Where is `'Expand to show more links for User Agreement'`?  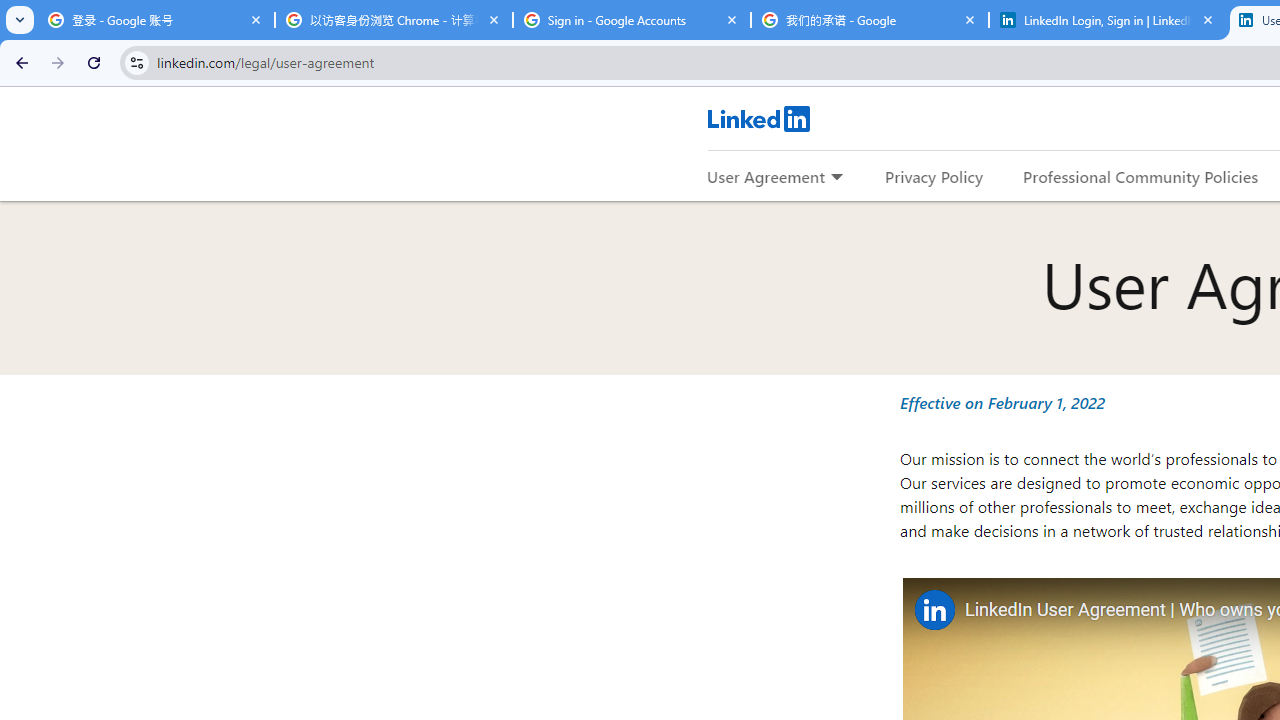 'Expand to show more links for User Agreement' is located at coordinates (836, 177).